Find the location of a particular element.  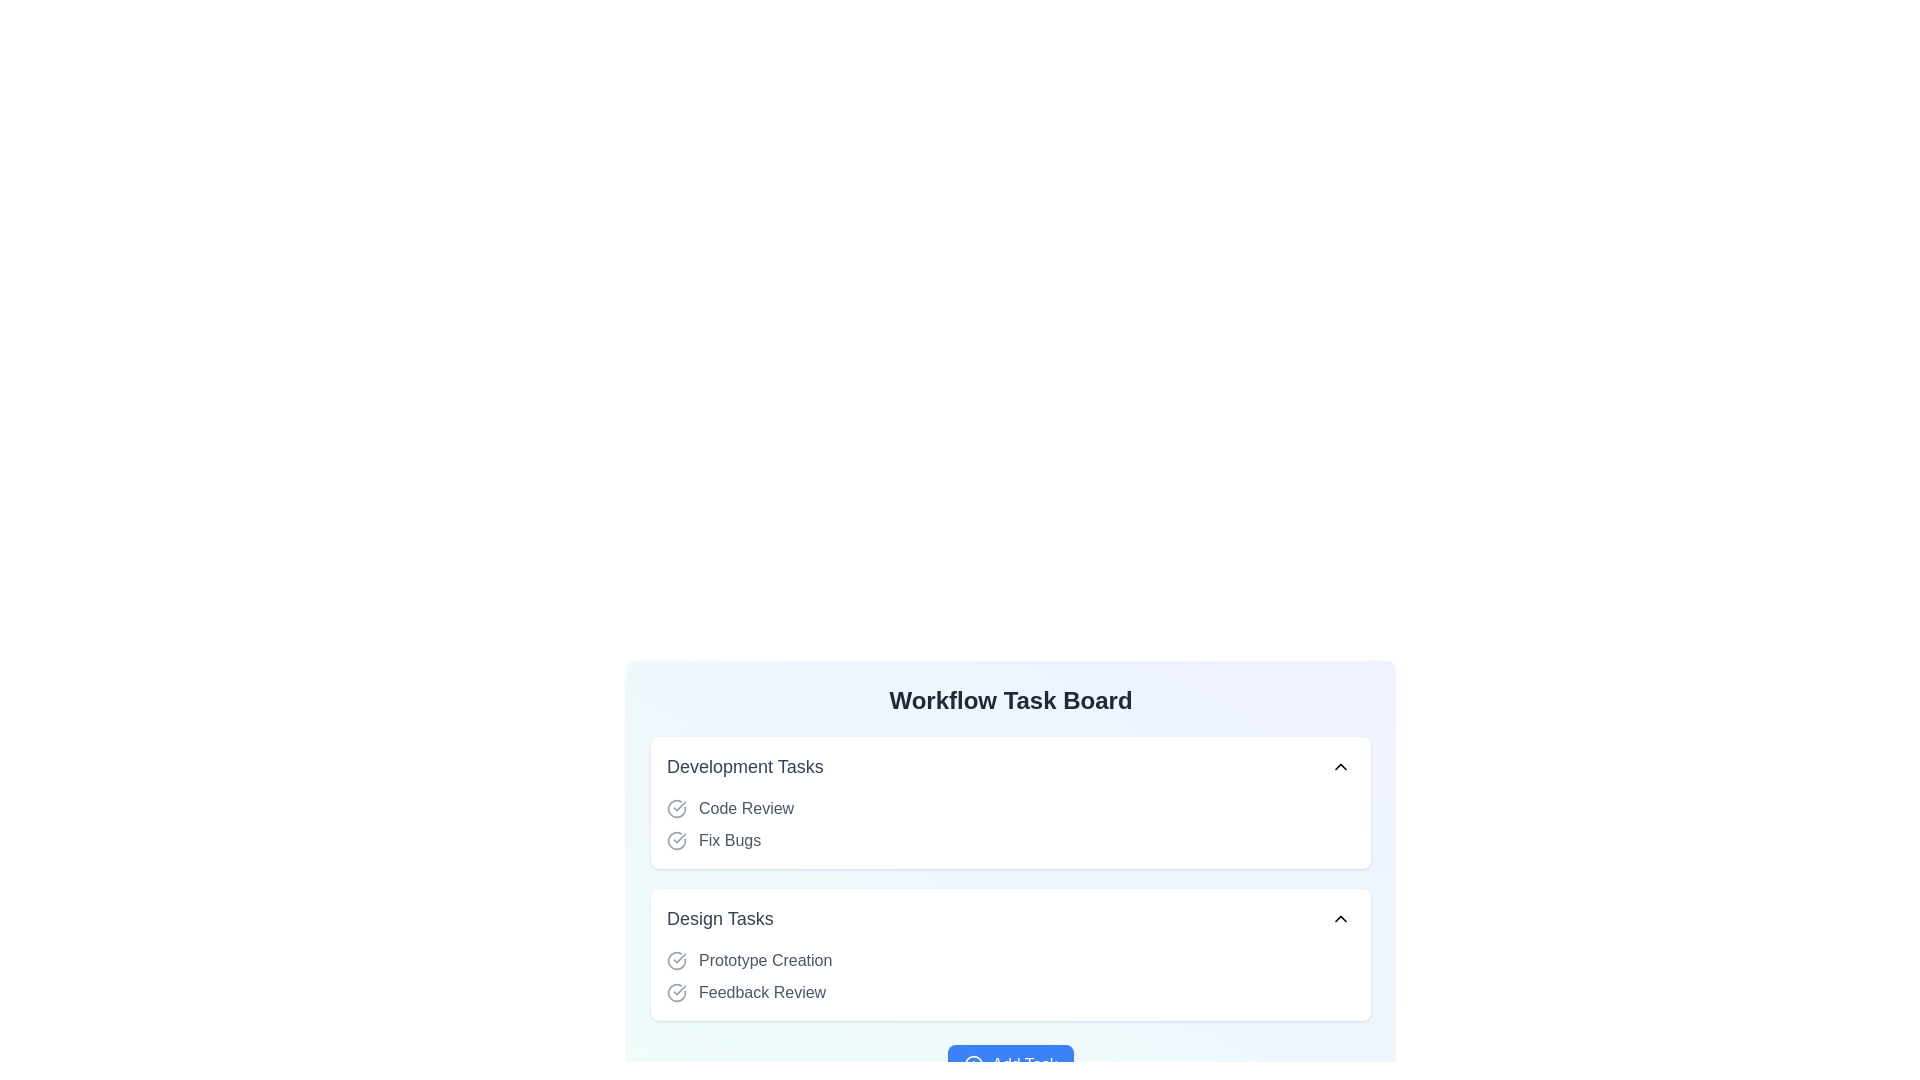

the static text label that represents the task titled 'Prototype Creation' in the 'Design Tasks' section of the task board is located at coordinates (764, 959).